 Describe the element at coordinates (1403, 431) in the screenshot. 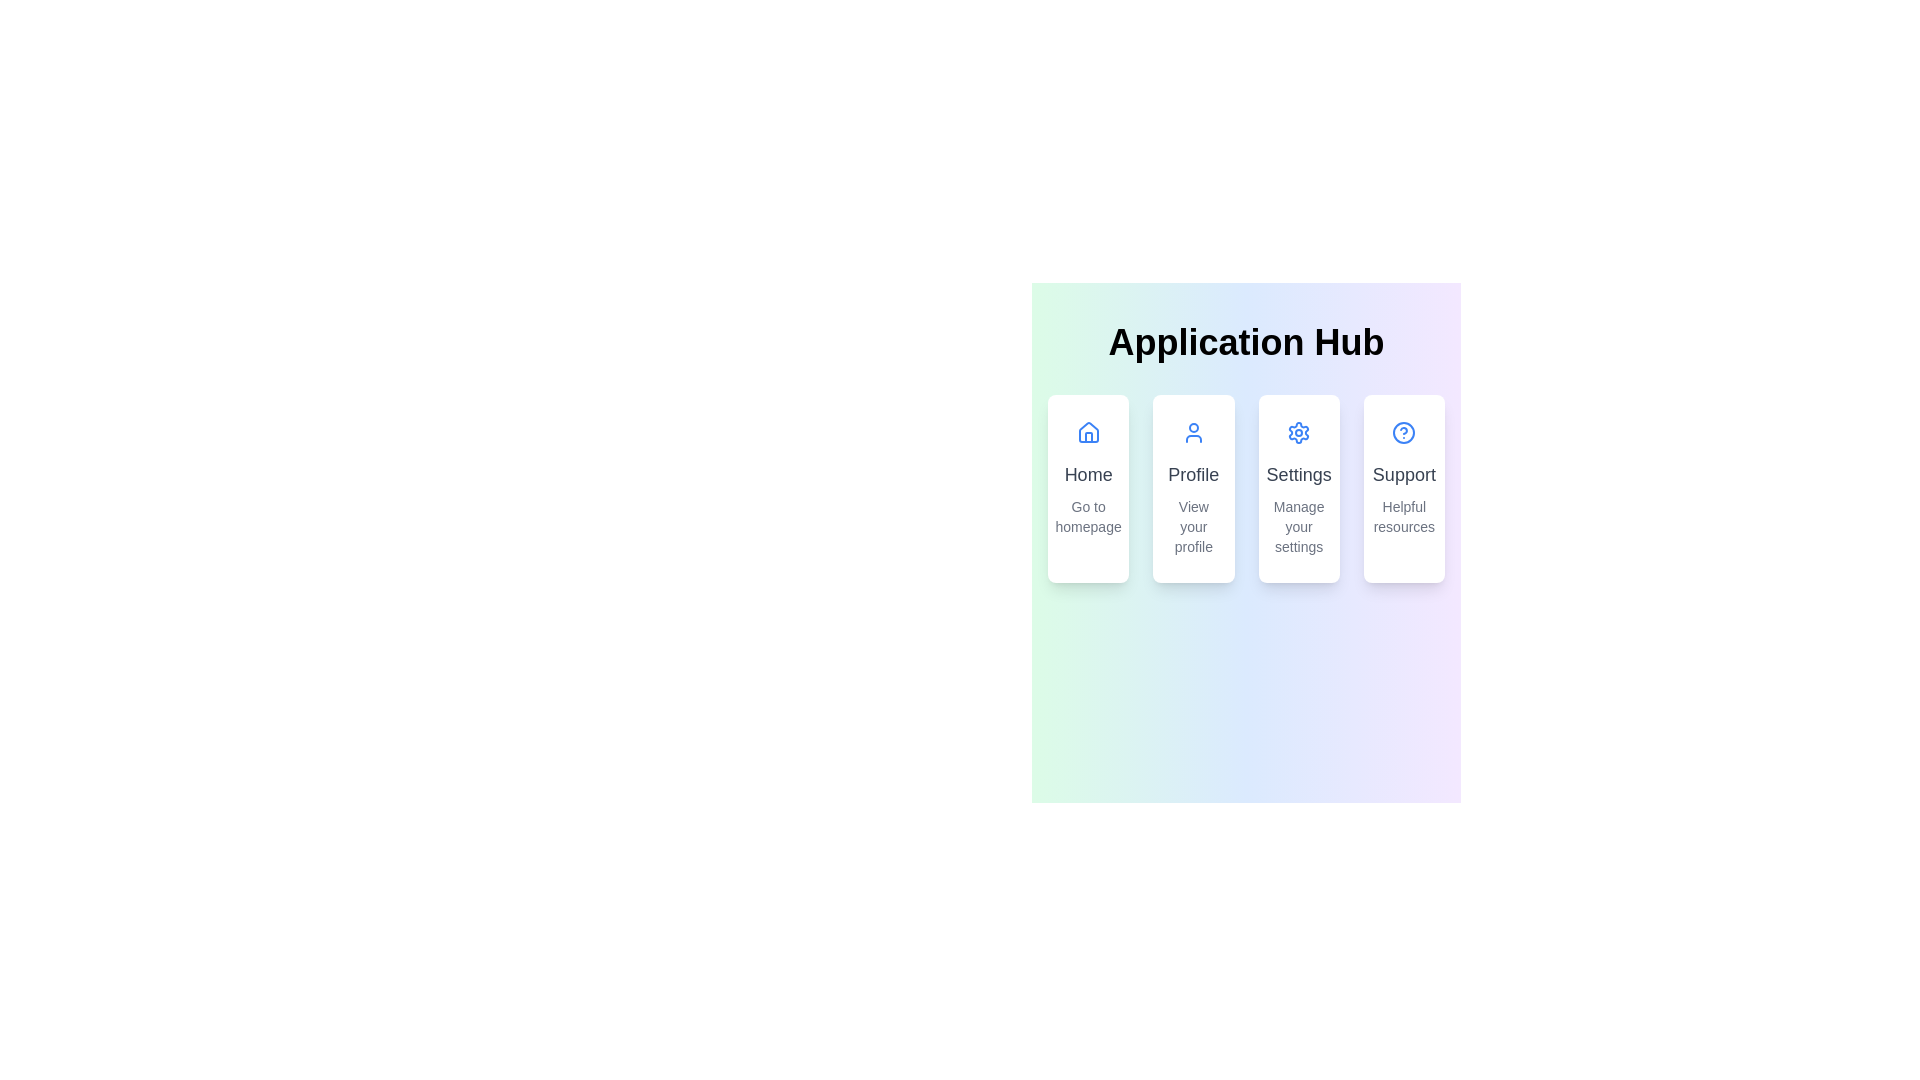

I see `the help icon located at the top of the 'Support' card, positioned above the text 'Support' and 'Helpful resources'` at that location.